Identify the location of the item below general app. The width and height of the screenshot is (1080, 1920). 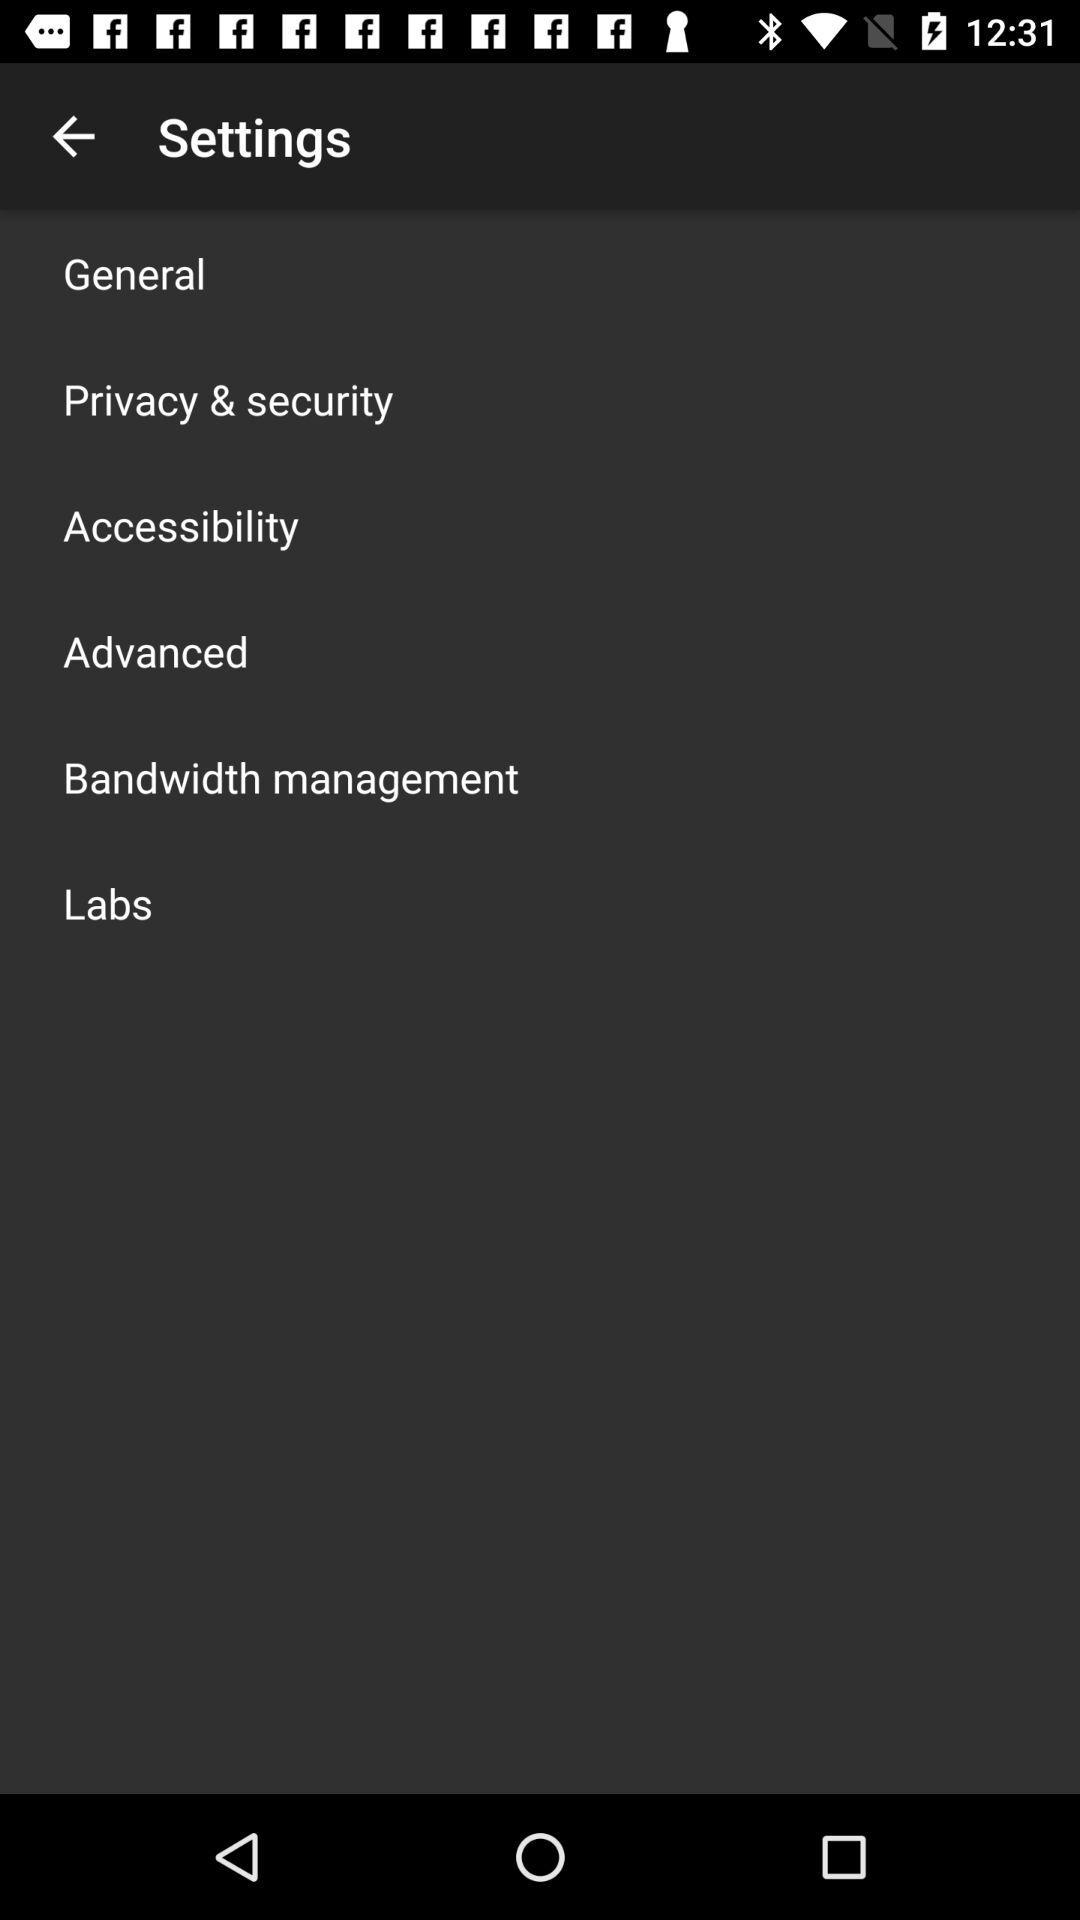
(227, 398).